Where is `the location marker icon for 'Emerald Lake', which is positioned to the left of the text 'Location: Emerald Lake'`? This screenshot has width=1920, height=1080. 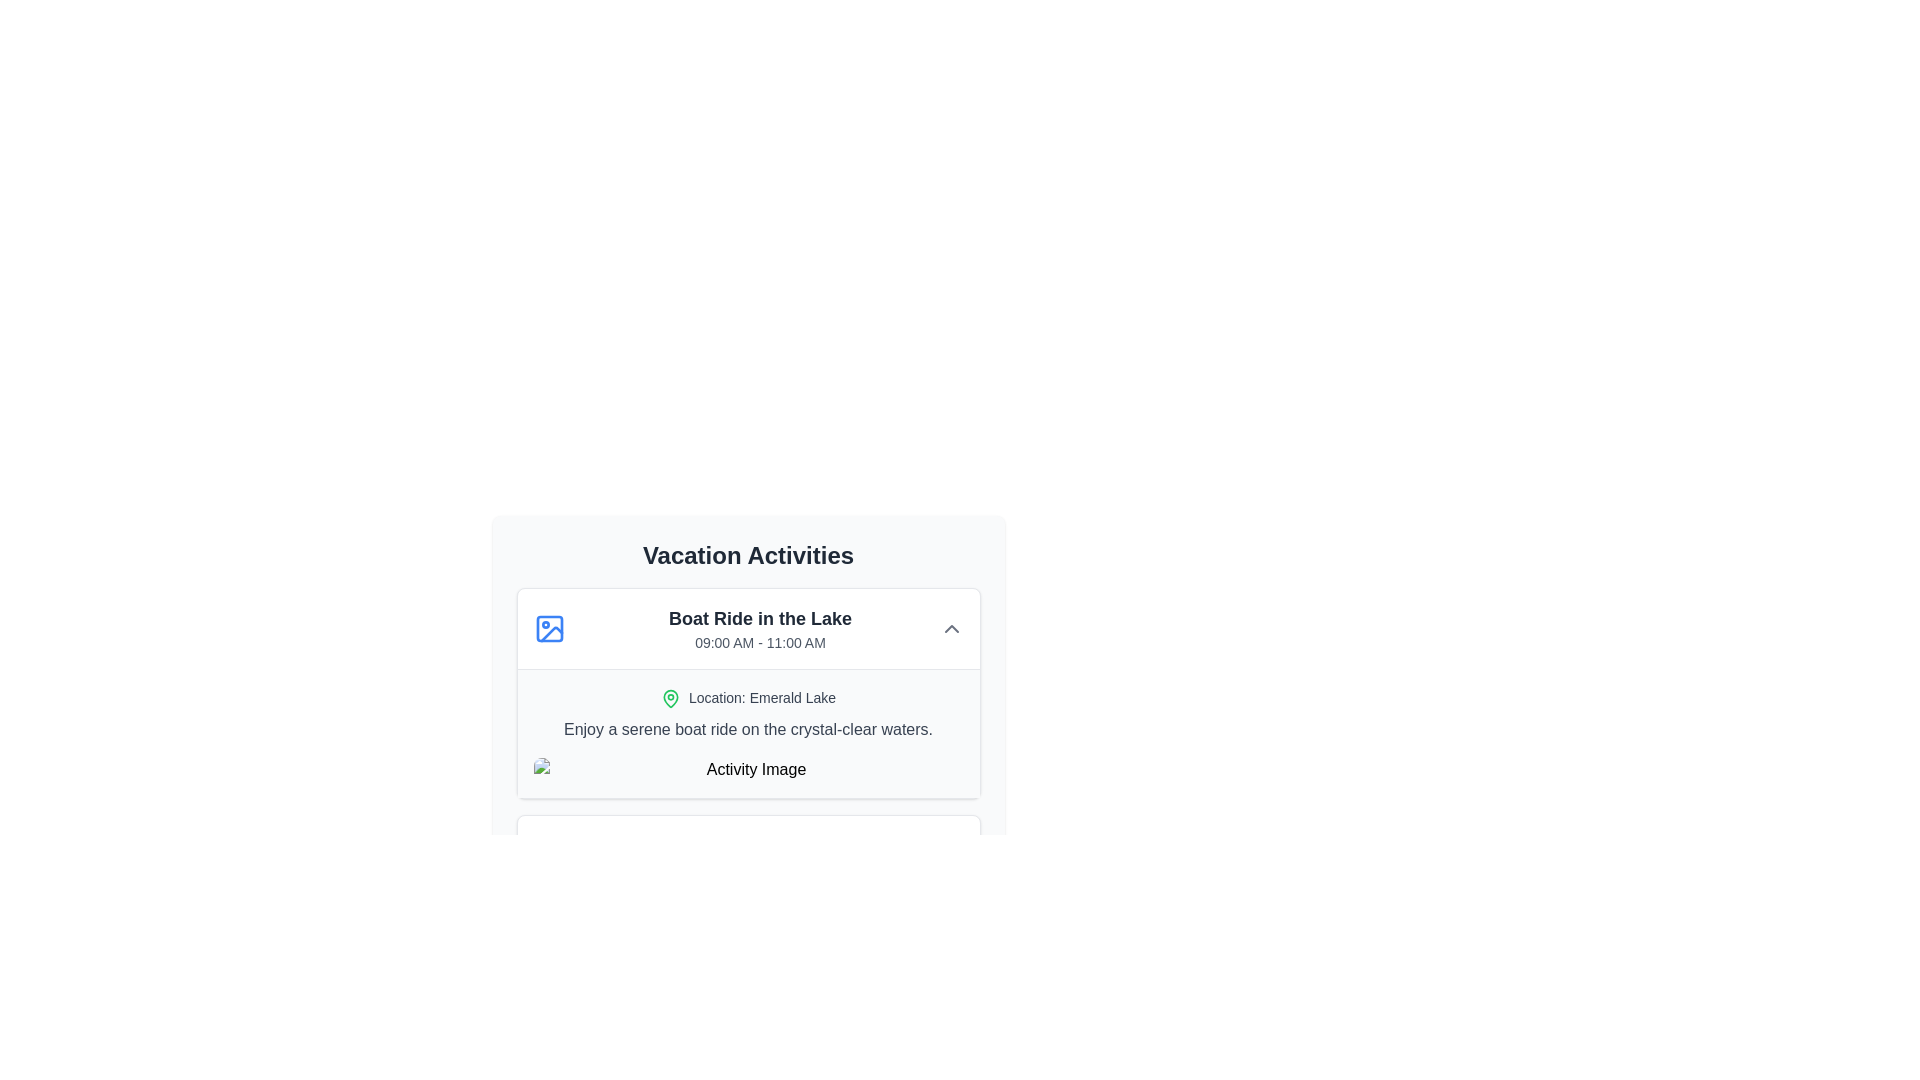
the location marker icon for 'Emerald Lake', which is positioned to the left of the text 'Location: Emerald Lake' is located at coordinates (670, 697).